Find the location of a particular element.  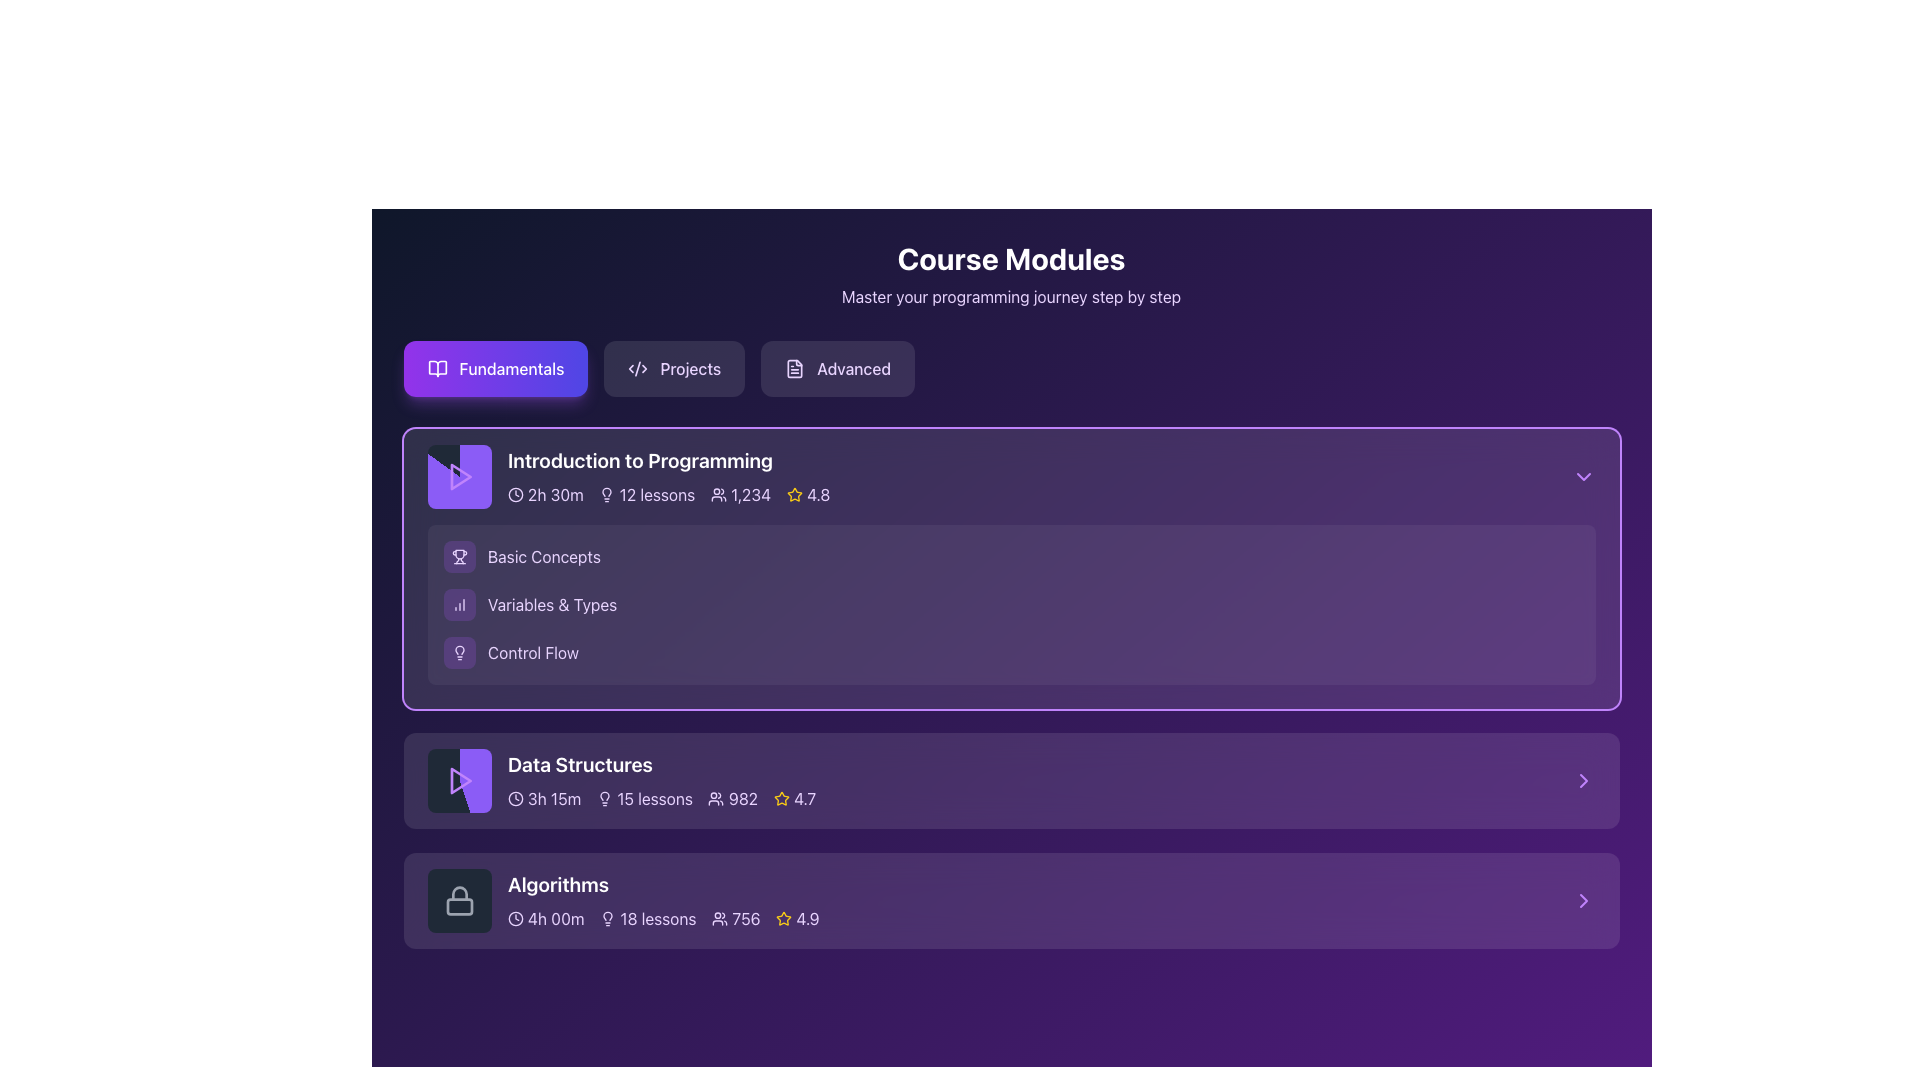

the text label '15 lessons' which is paired with a lightbulb icon, located underneath the 'Data Structures' module heading is located at coordinates (644, 797).